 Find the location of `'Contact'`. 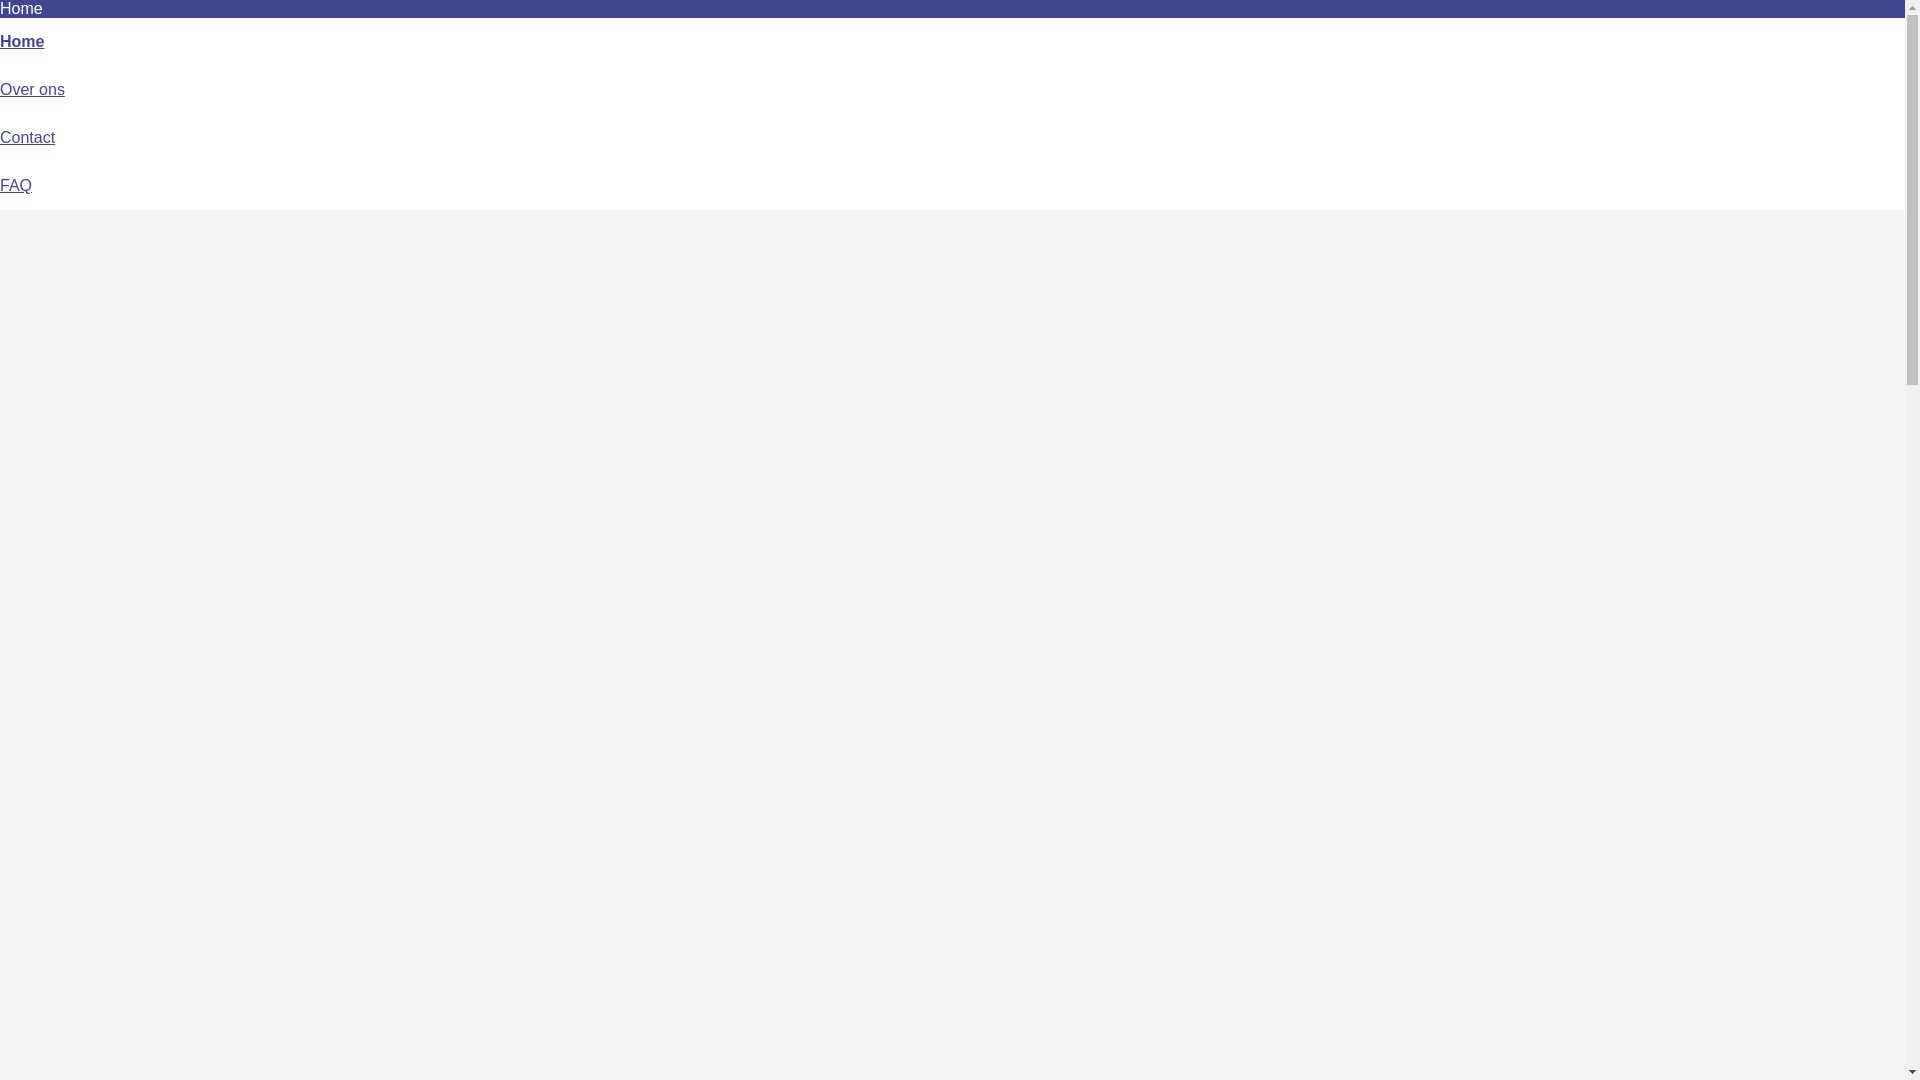

'Contact' is located at coordinates (0, 136).